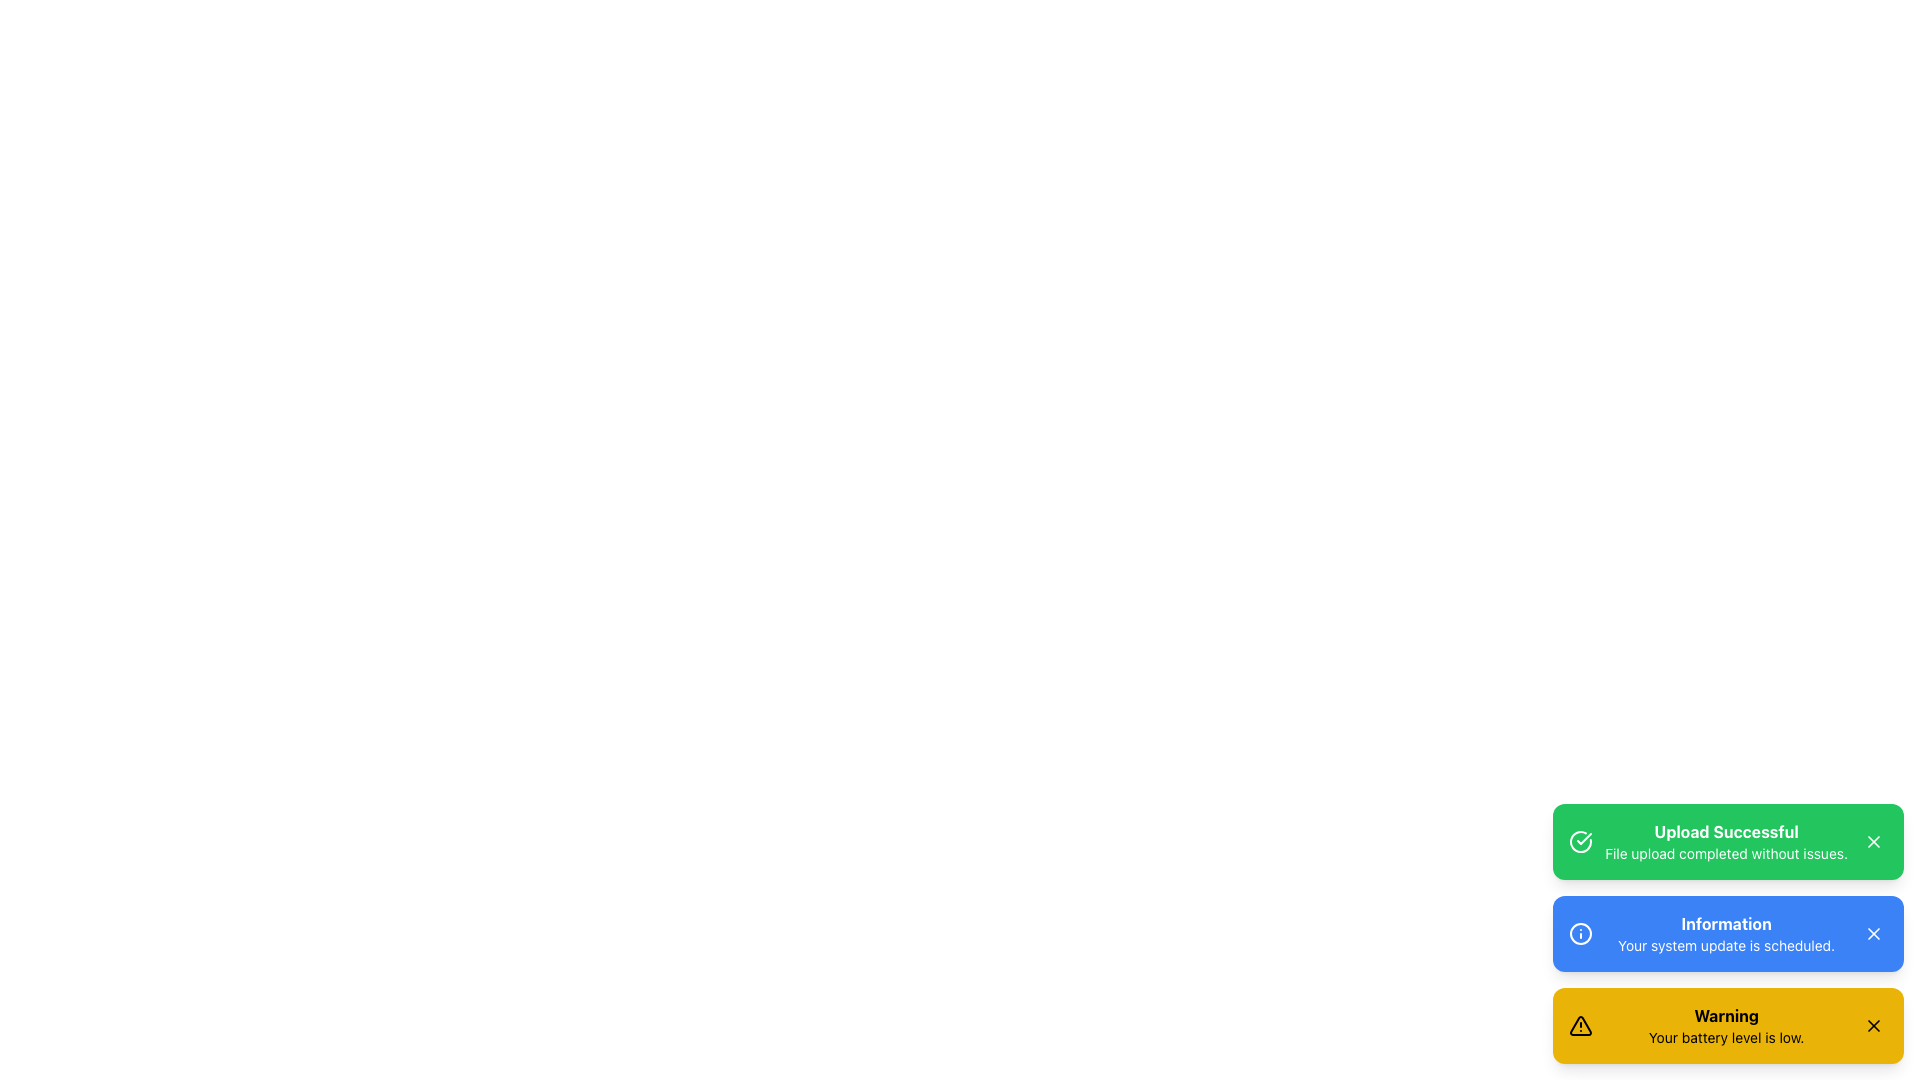 This screenshot has height=1080, width=1920. What do you see at coordinates (1580, 933) in the screenshot?
I see `the circular information icon with a centered 'i' symbol, styled as an outline in white against a blue background, located at the leftmost side of the blue notification box` at bounding box center [1580, 933].